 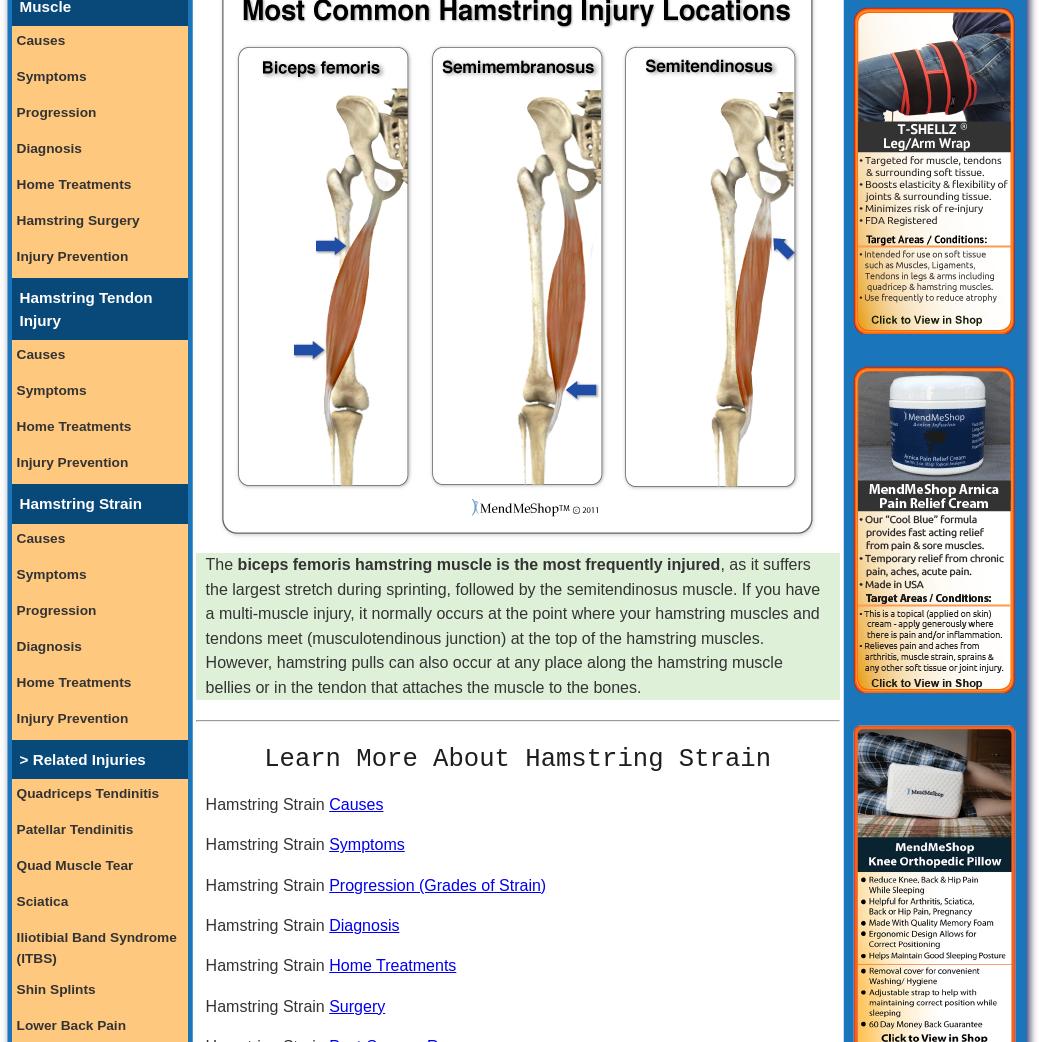 I want to click on 'Shin Splints', so click(x=54, y=988).